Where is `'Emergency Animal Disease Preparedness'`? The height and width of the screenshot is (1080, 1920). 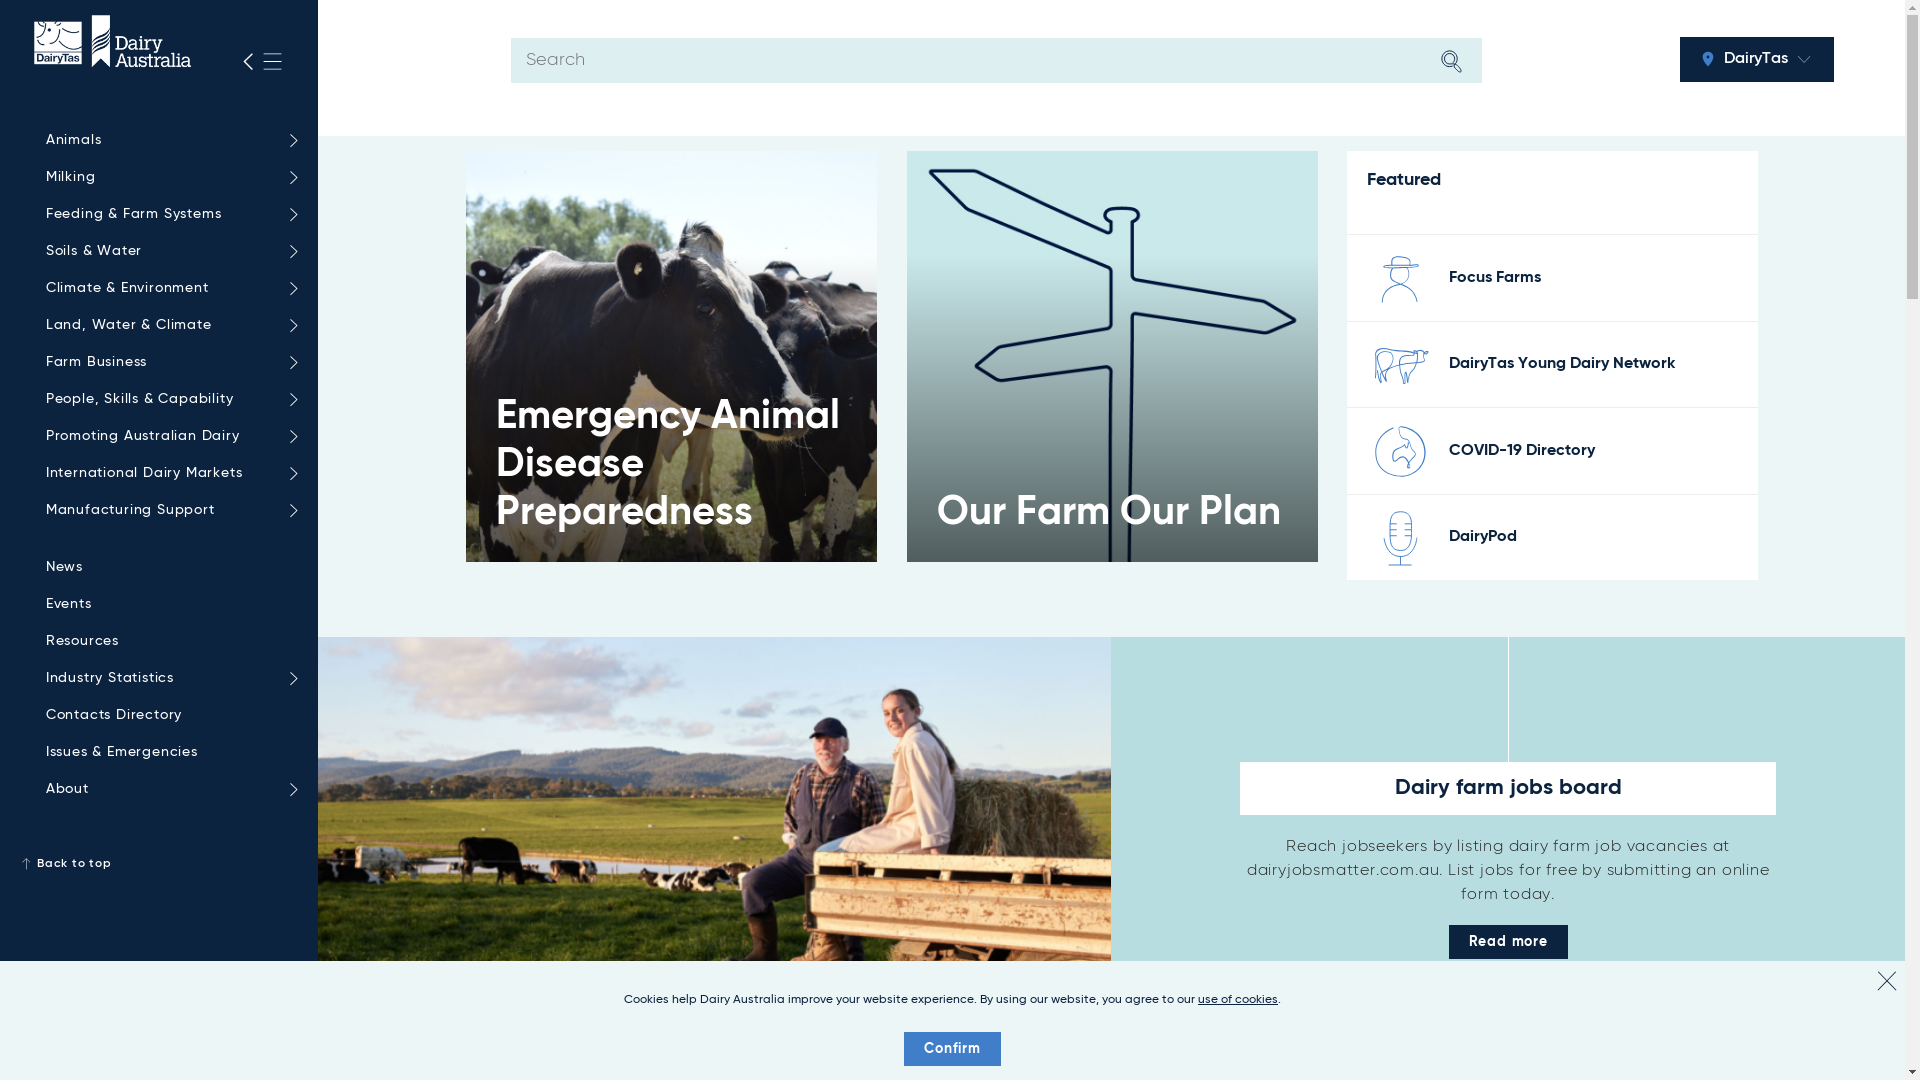 'Emergency Animal Disease Preparedness' is located at coordinates (671, 355).